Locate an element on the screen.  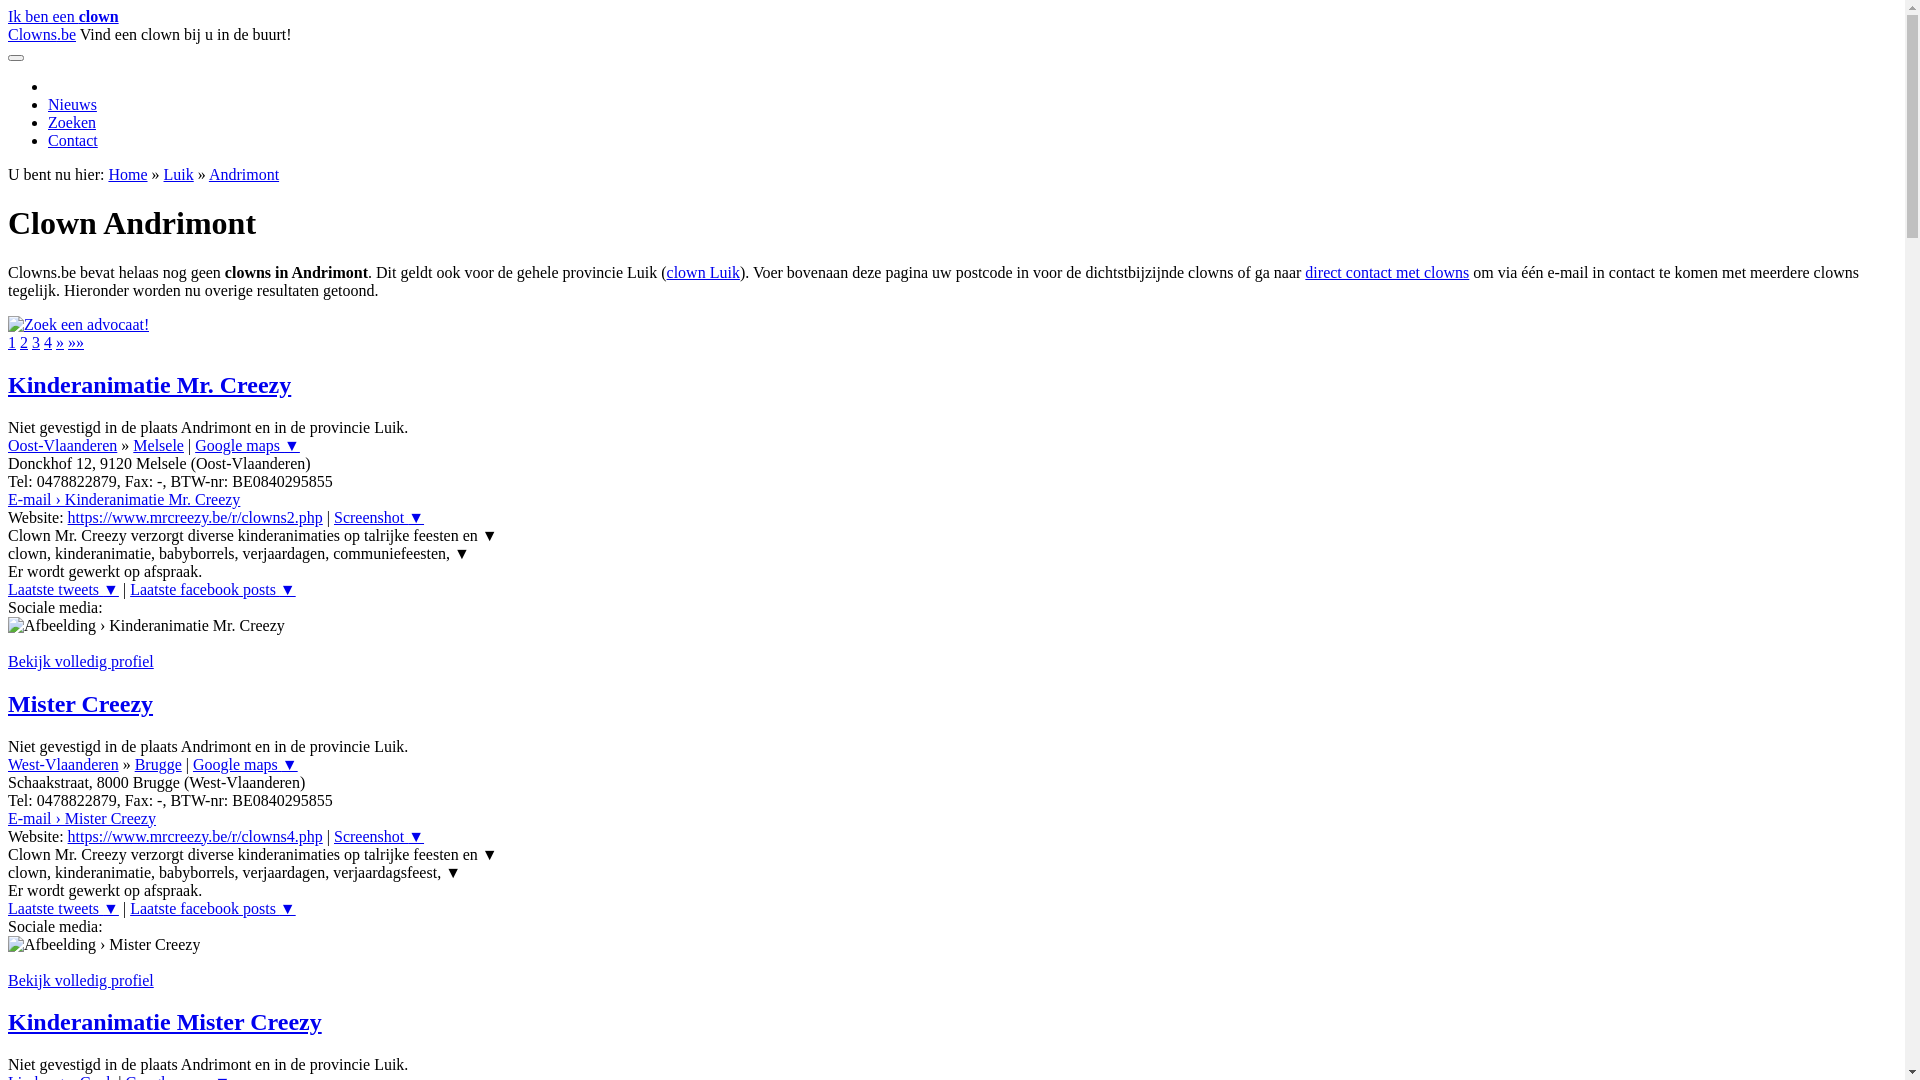
'Ik ben een clown' is located at coordinates (63, 16).